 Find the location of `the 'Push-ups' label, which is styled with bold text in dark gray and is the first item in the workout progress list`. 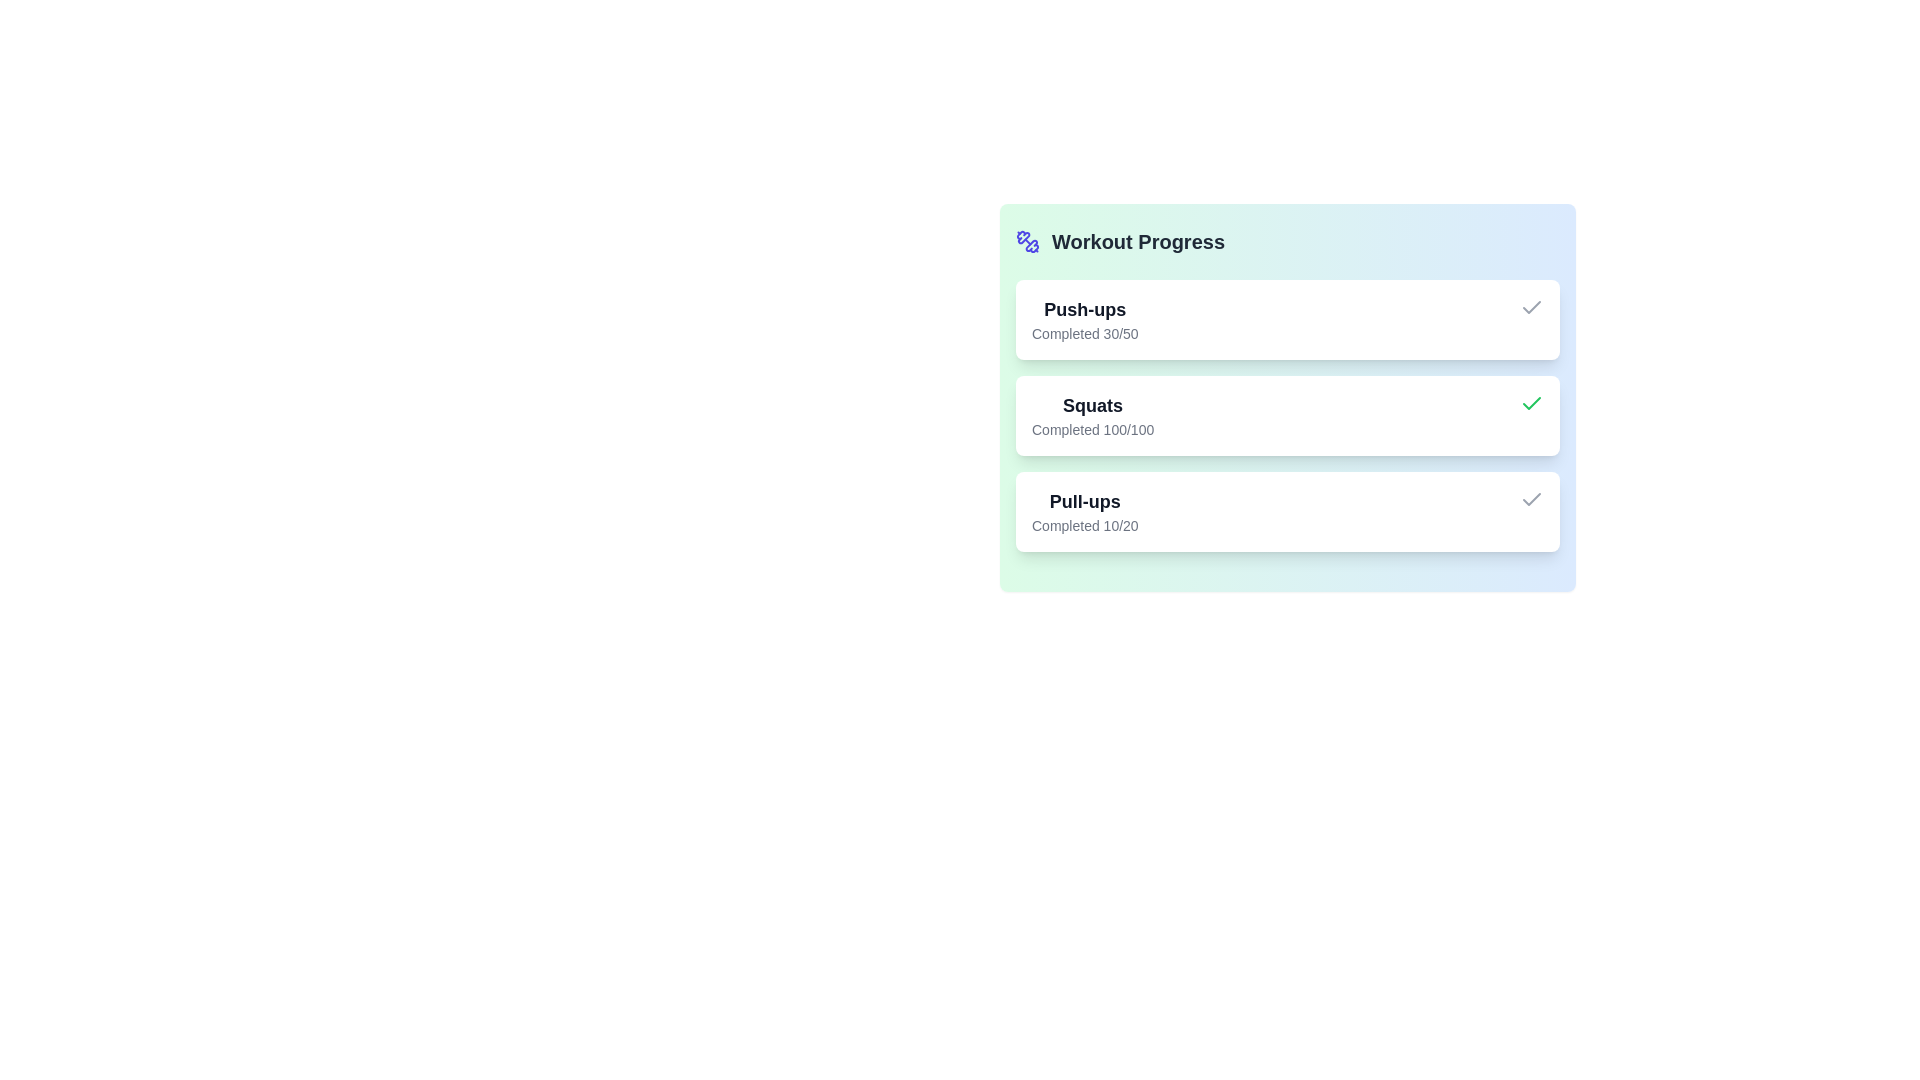

the 'Push-ups' label, which is styled with bold text in dark gray and is the first item in the workout progress list is located at coordinates (1084, 309).